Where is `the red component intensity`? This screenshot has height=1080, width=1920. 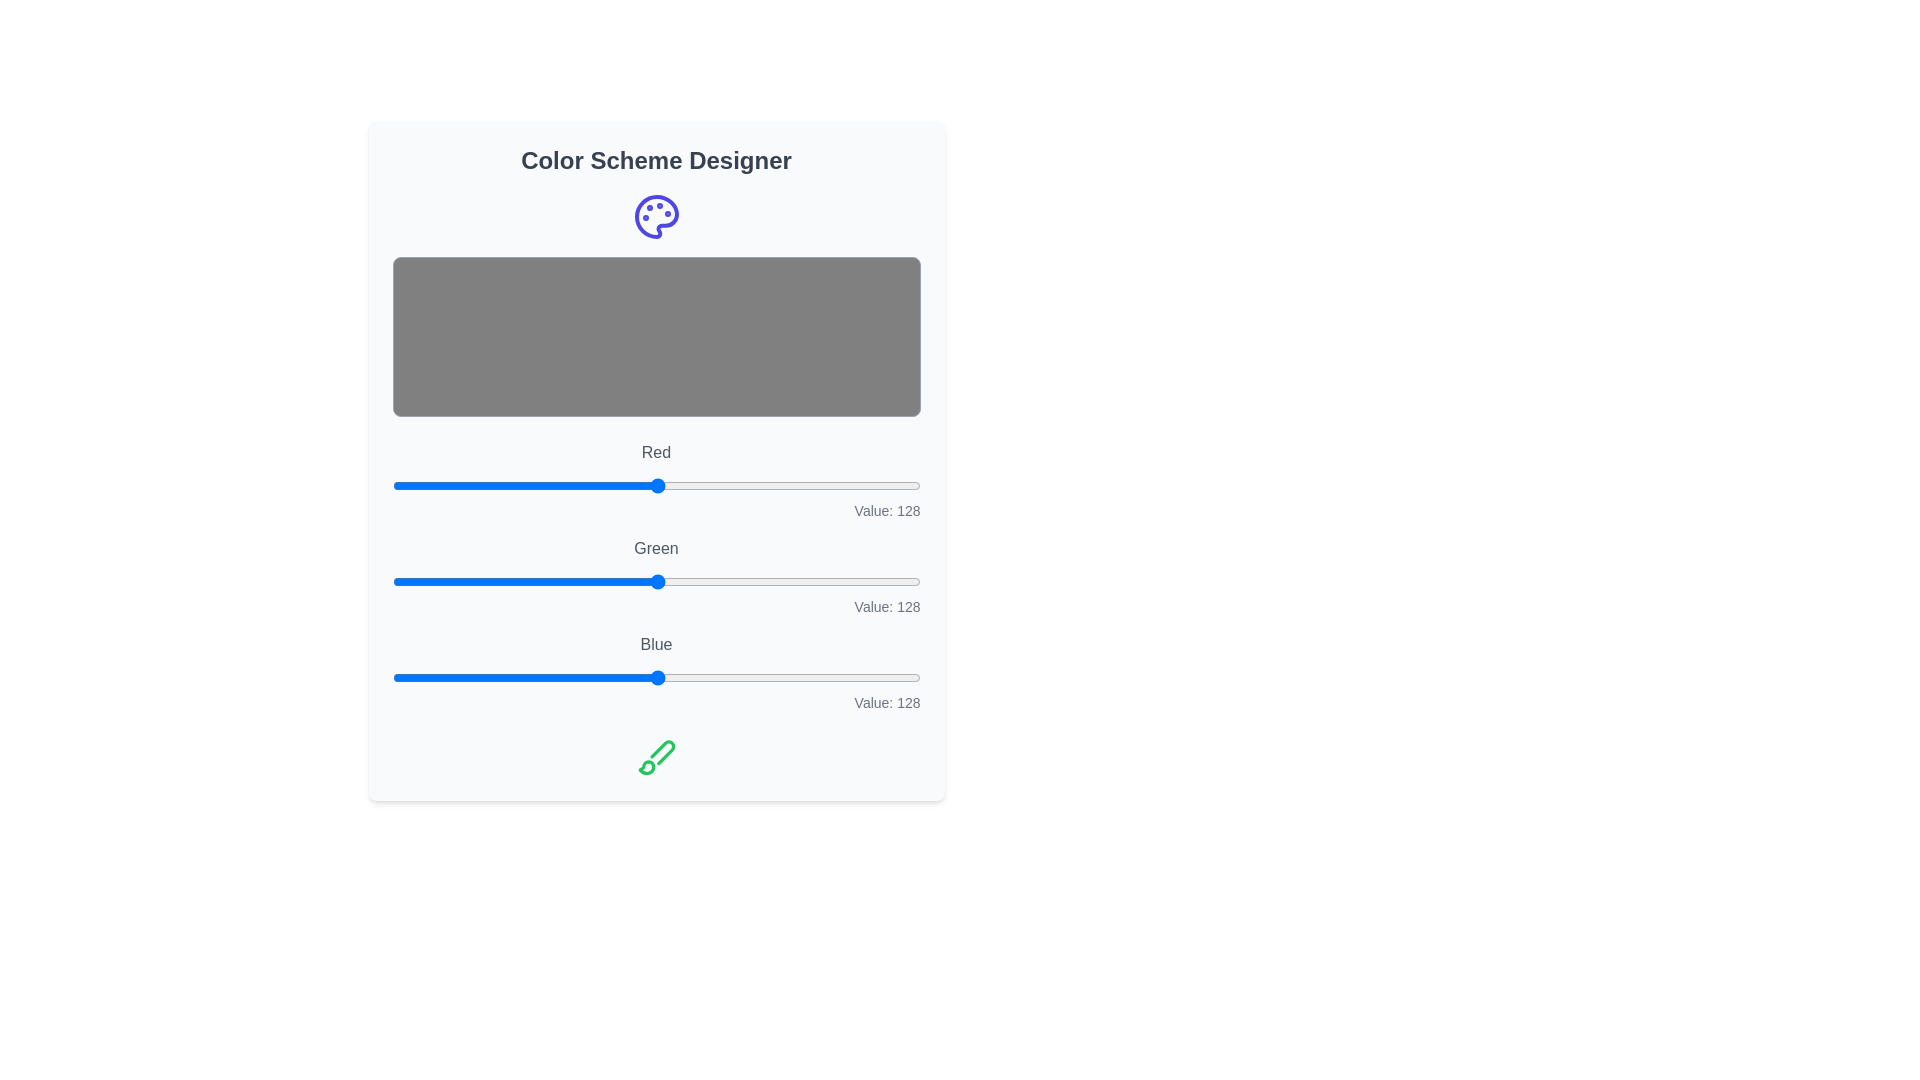 the red component intensity is located at coordinates (917, 486).